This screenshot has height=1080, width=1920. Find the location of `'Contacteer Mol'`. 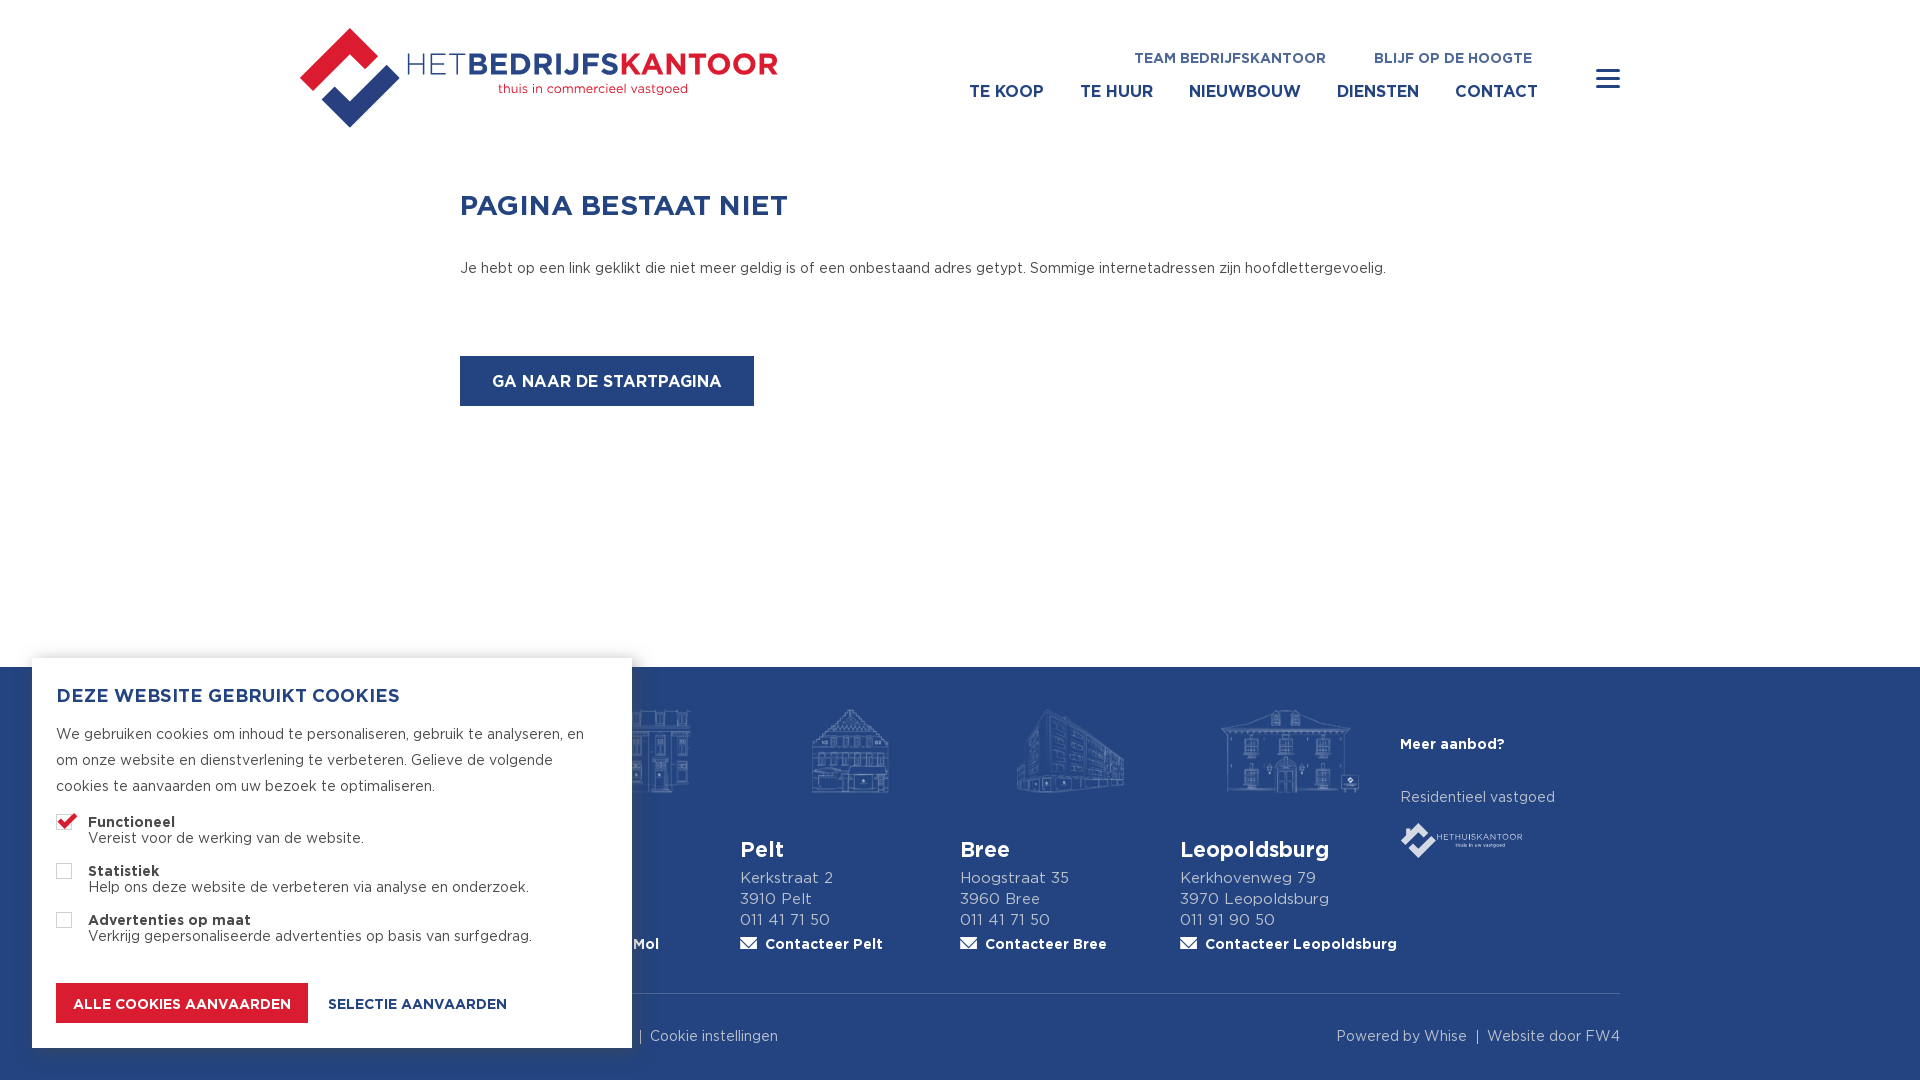

'Contacteer Mol' is located at coordinates (628, 944).